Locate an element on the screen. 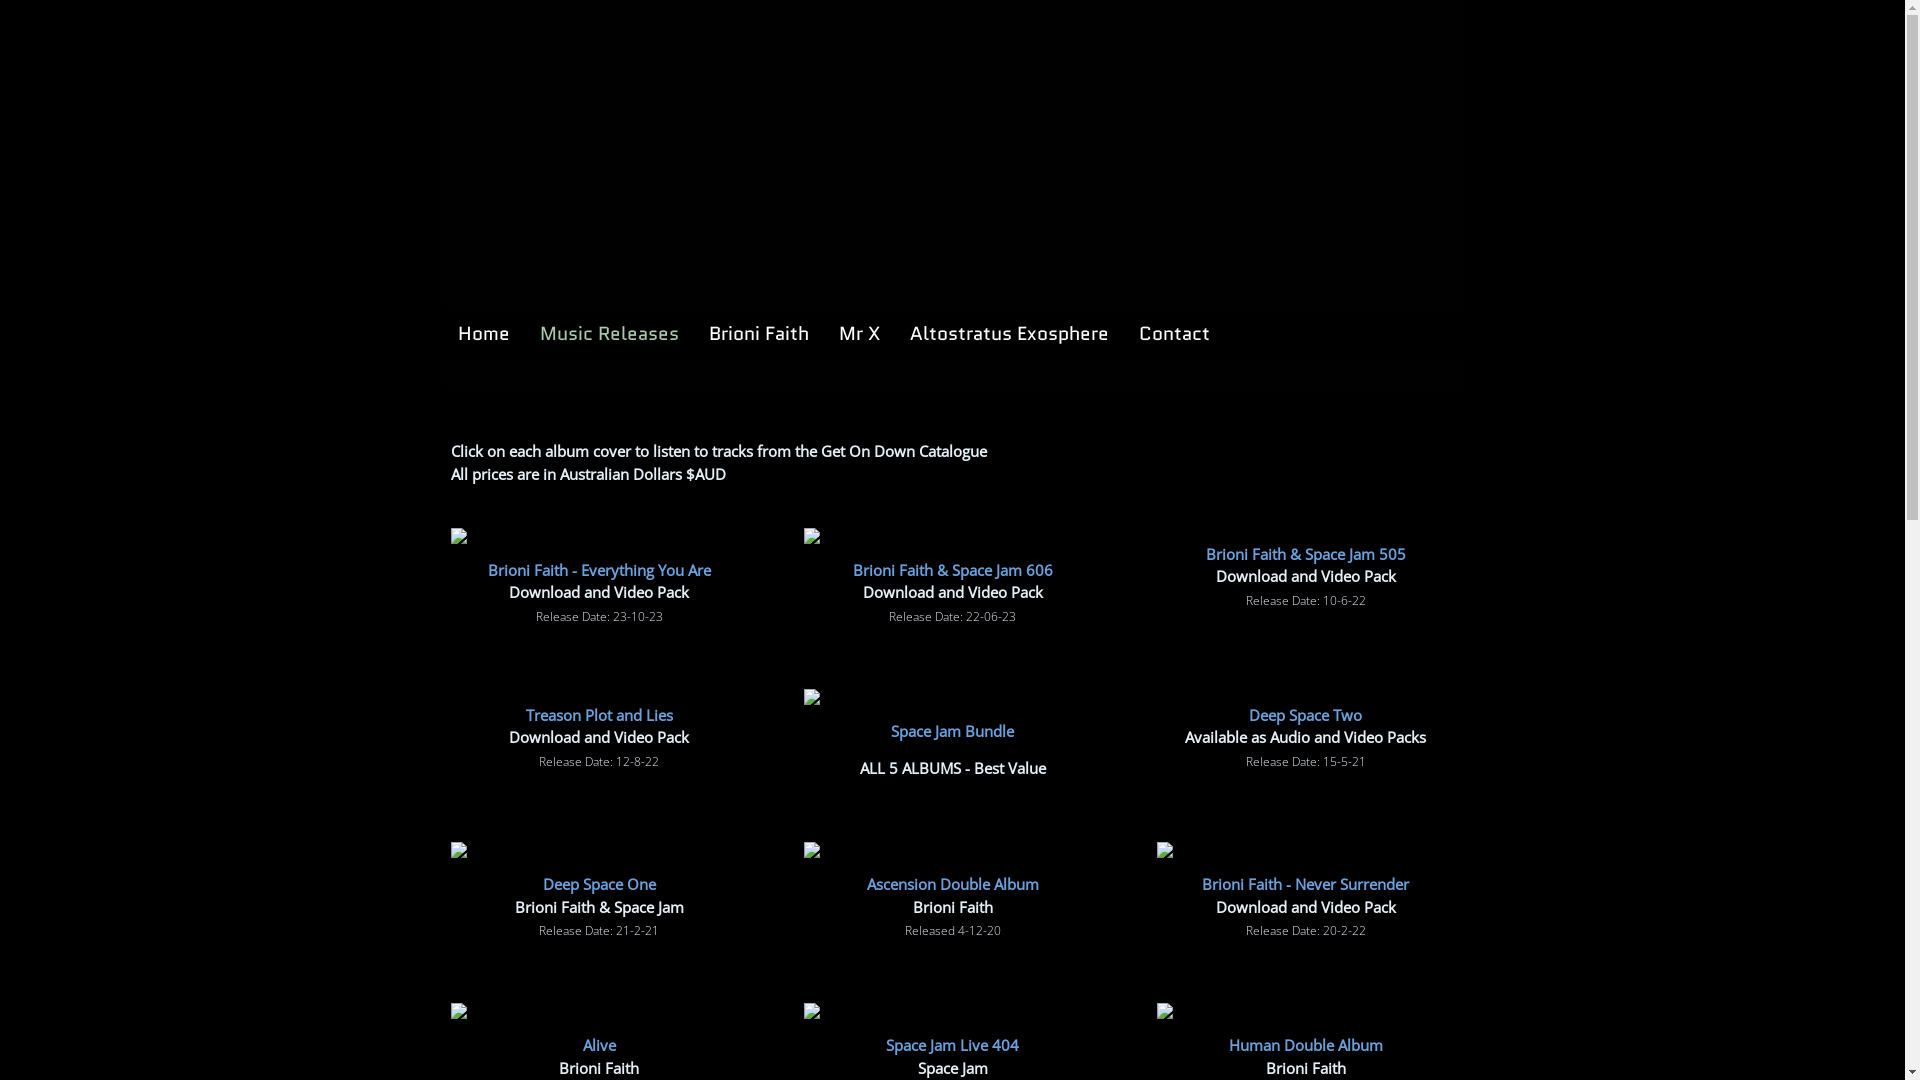 The image size is (1920, 1080). 'Brioni Faith - Everything You Are' is located at coordinates (488, 570).